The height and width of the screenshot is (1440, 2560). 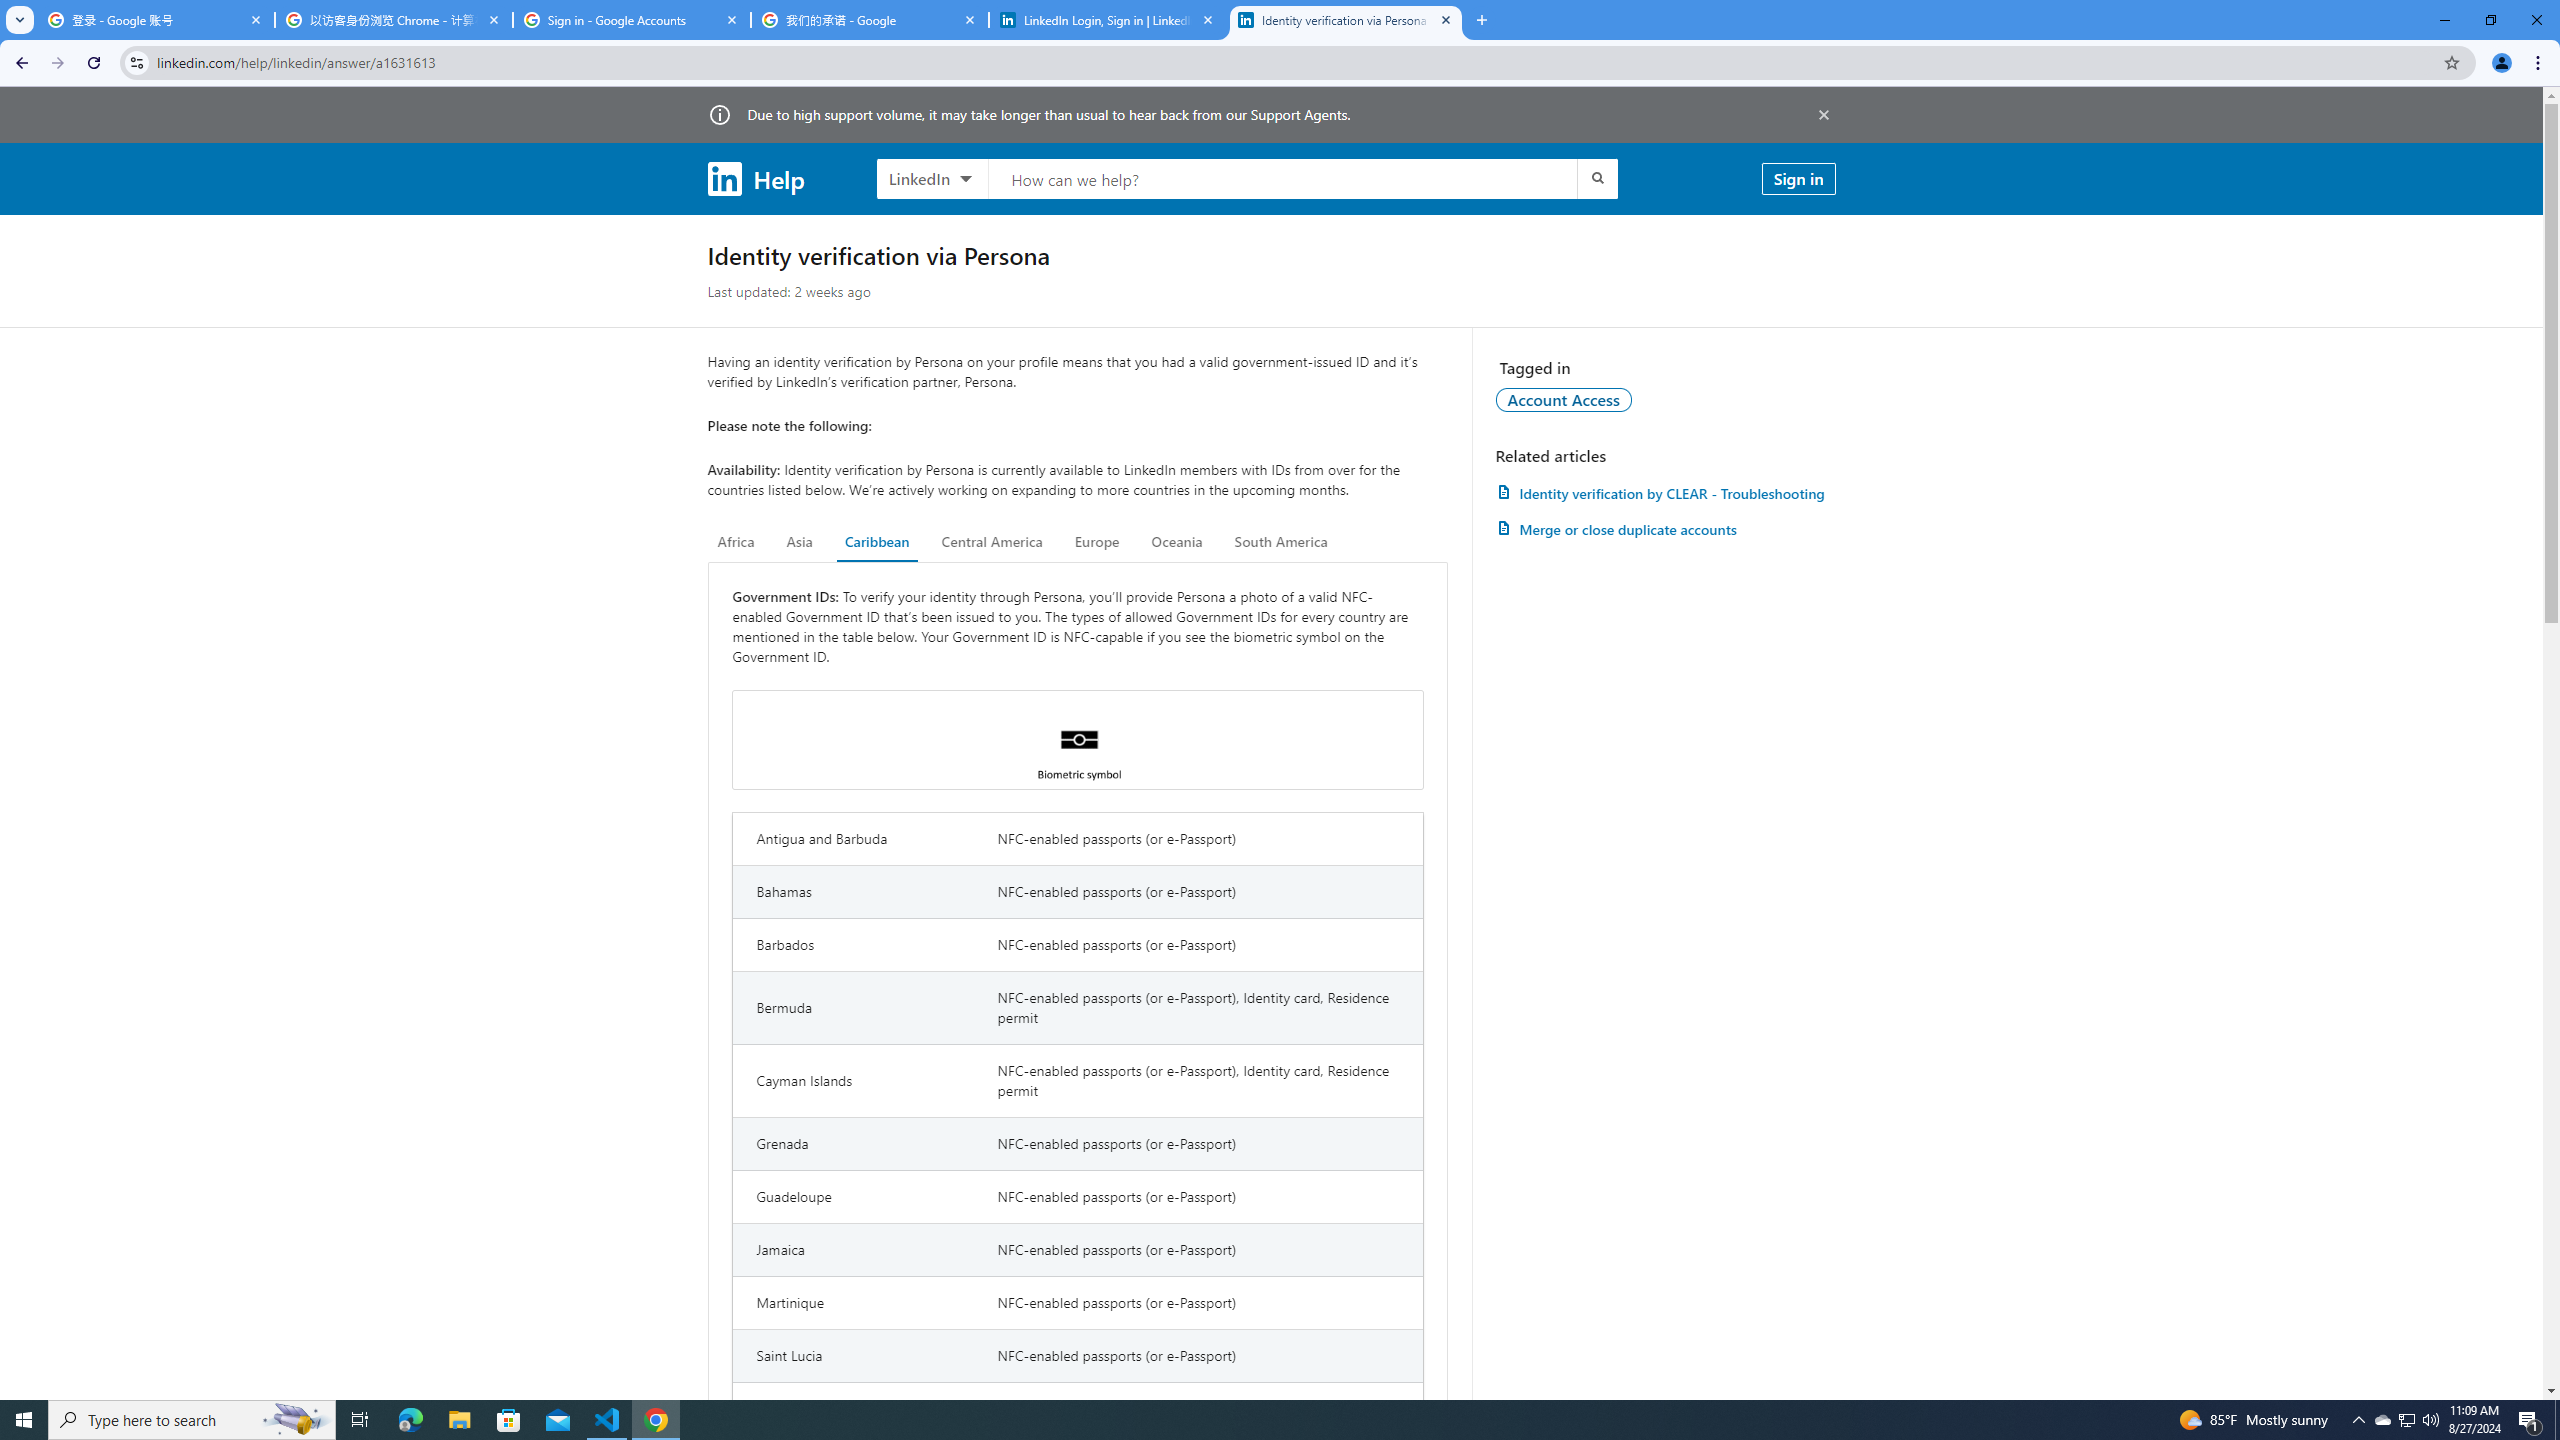 What do you see at coordinates (1108, 19) in the screenshot?
I see `'LinkedIn Login, Sign in | LinkedIn'` at bounding box center [1108, 19].